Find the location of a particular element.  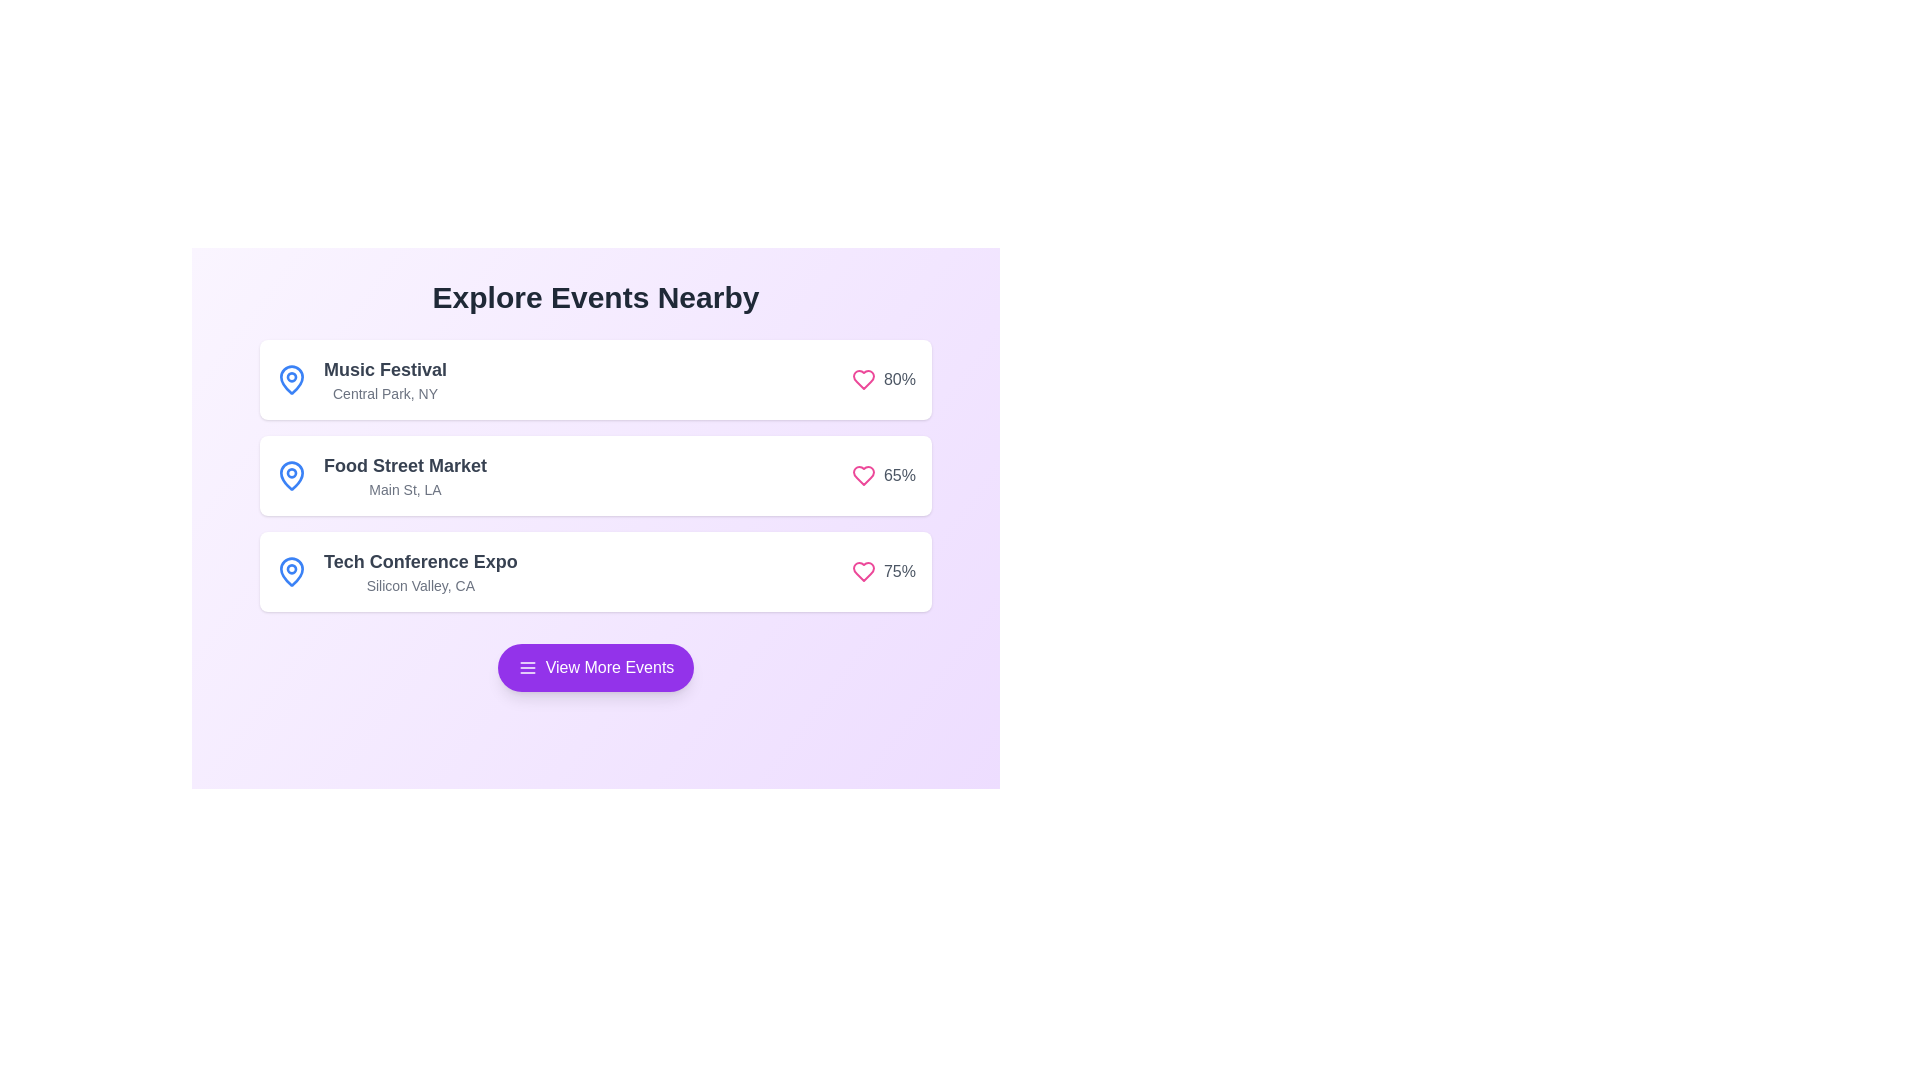

the pink outlined heart icon in the bottom-right corner of the 'Tech Conference Expo' card for keyboard navigation is located at coordinates (864, 571).